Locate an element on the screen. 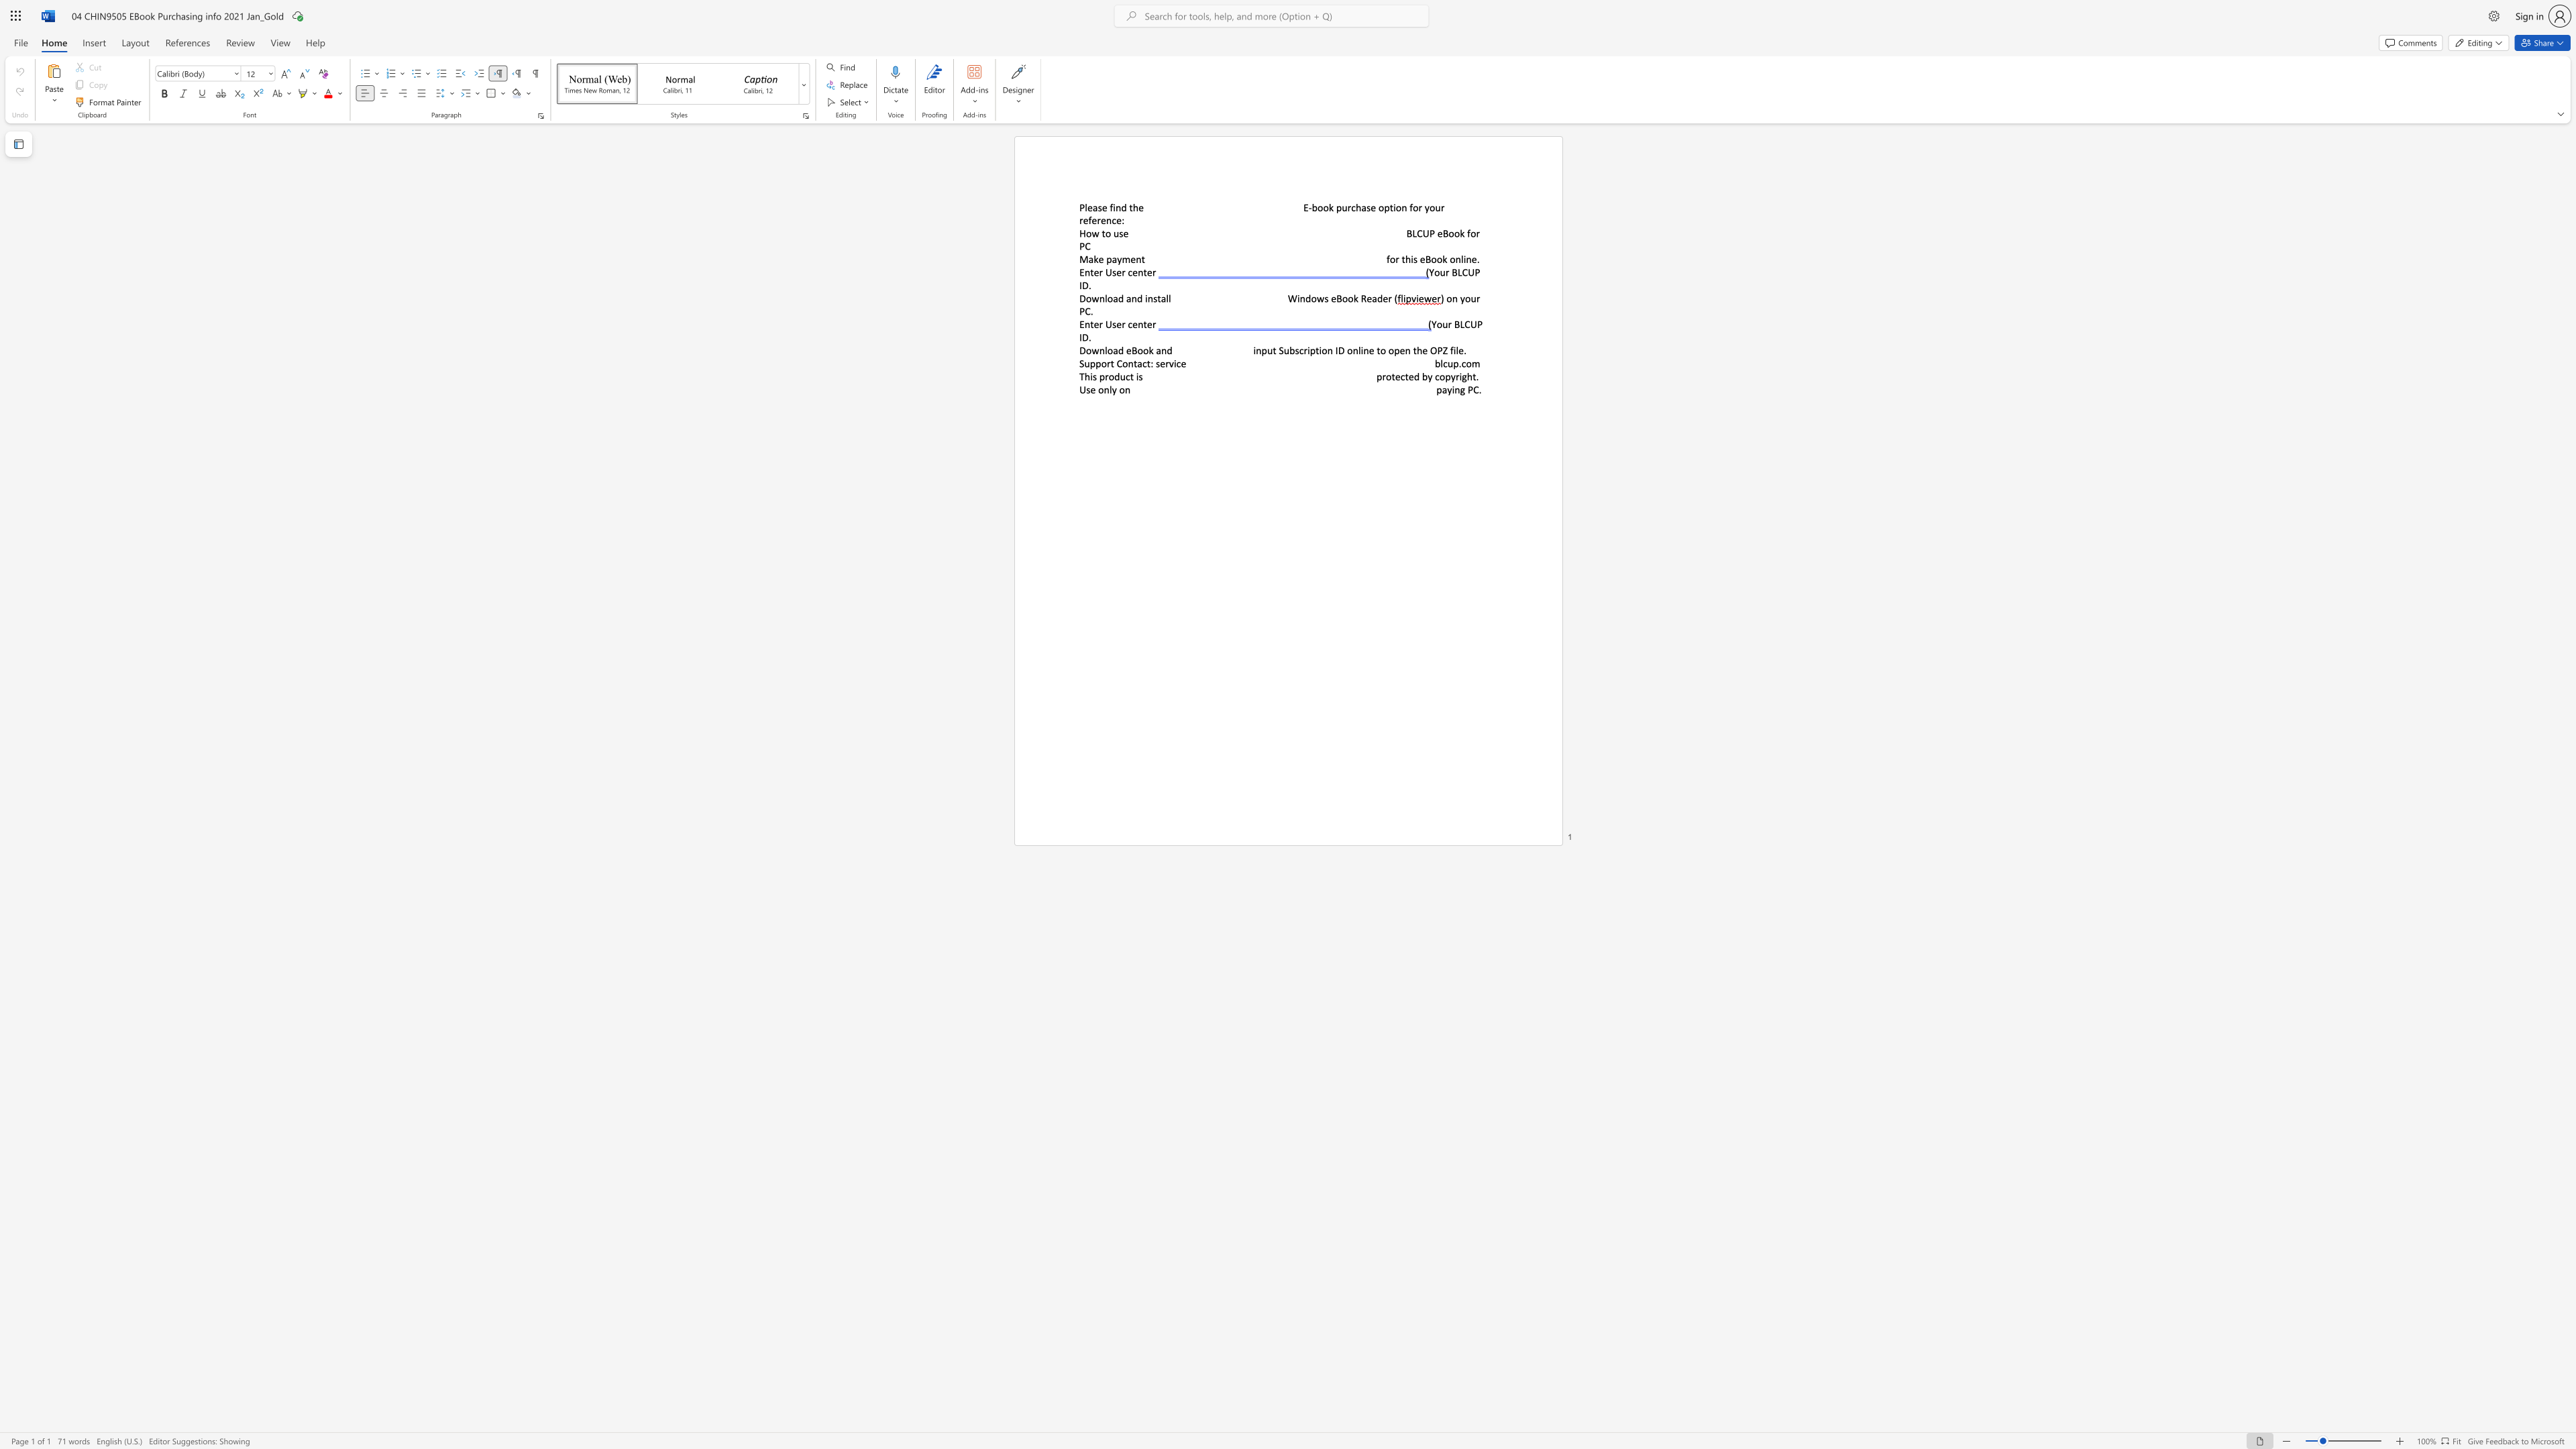 Image resolution: width=2576 pixels, height=1449 pixels. the 1th character "n" in the text is located at coordinates (1137, 259).